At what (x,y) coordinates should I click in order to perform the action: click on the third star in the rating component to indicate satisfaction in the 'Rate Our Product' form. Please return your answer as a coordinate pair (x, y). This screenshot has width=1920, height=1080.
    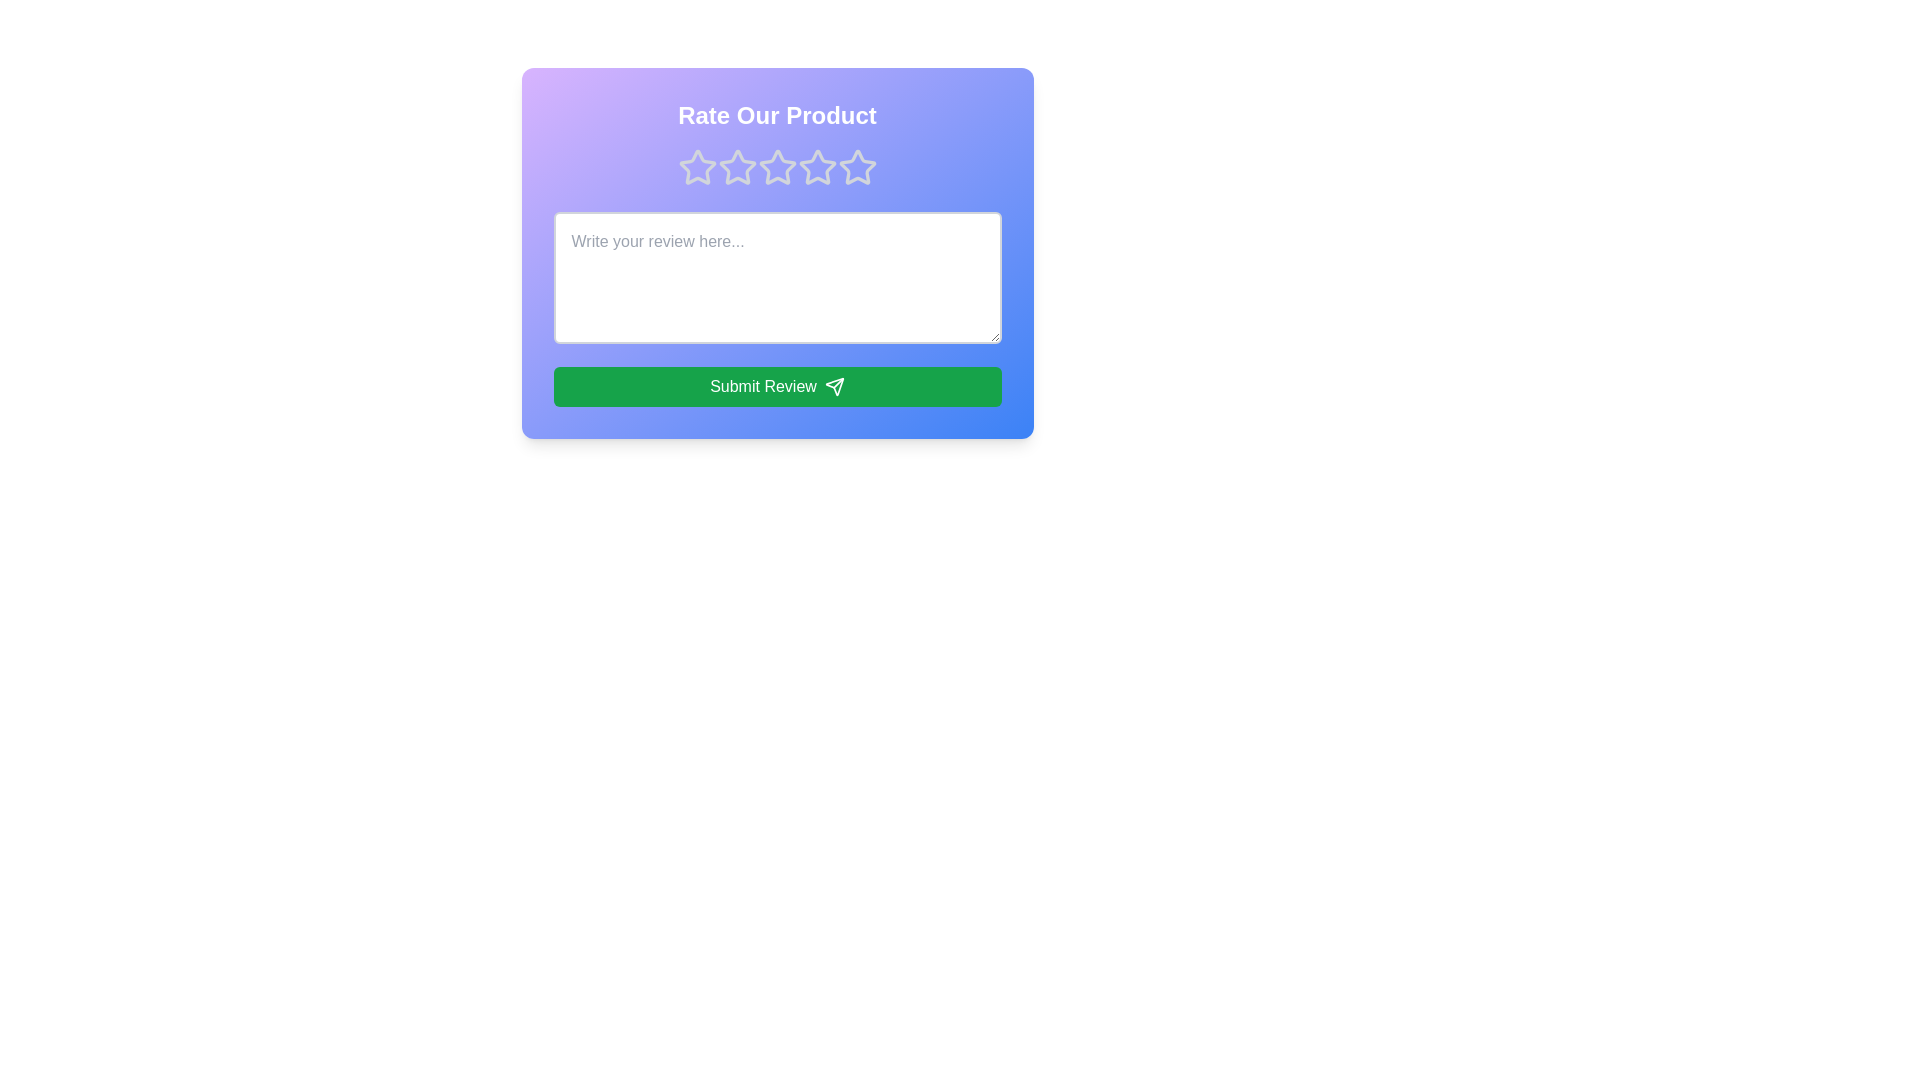
    Looking at the image, I should click on (817, 167).